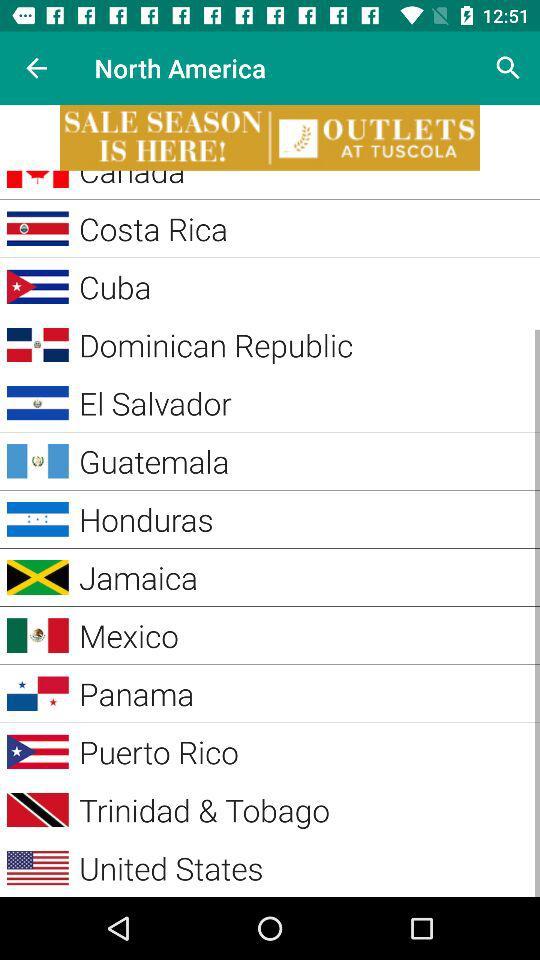 This screenshot has height=960, width=540. I want to click on search, so click(508, 68).